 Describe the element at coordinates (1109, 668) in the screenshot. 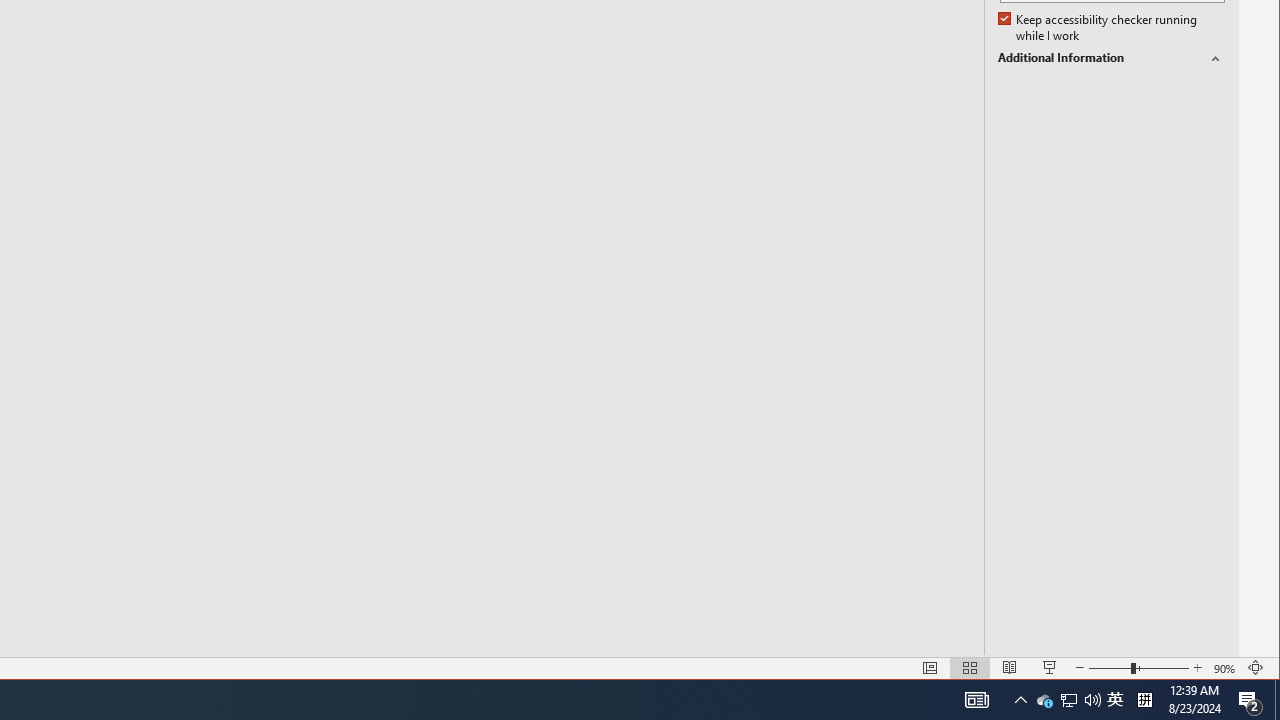

I see `'Zoom Out'` at that location.